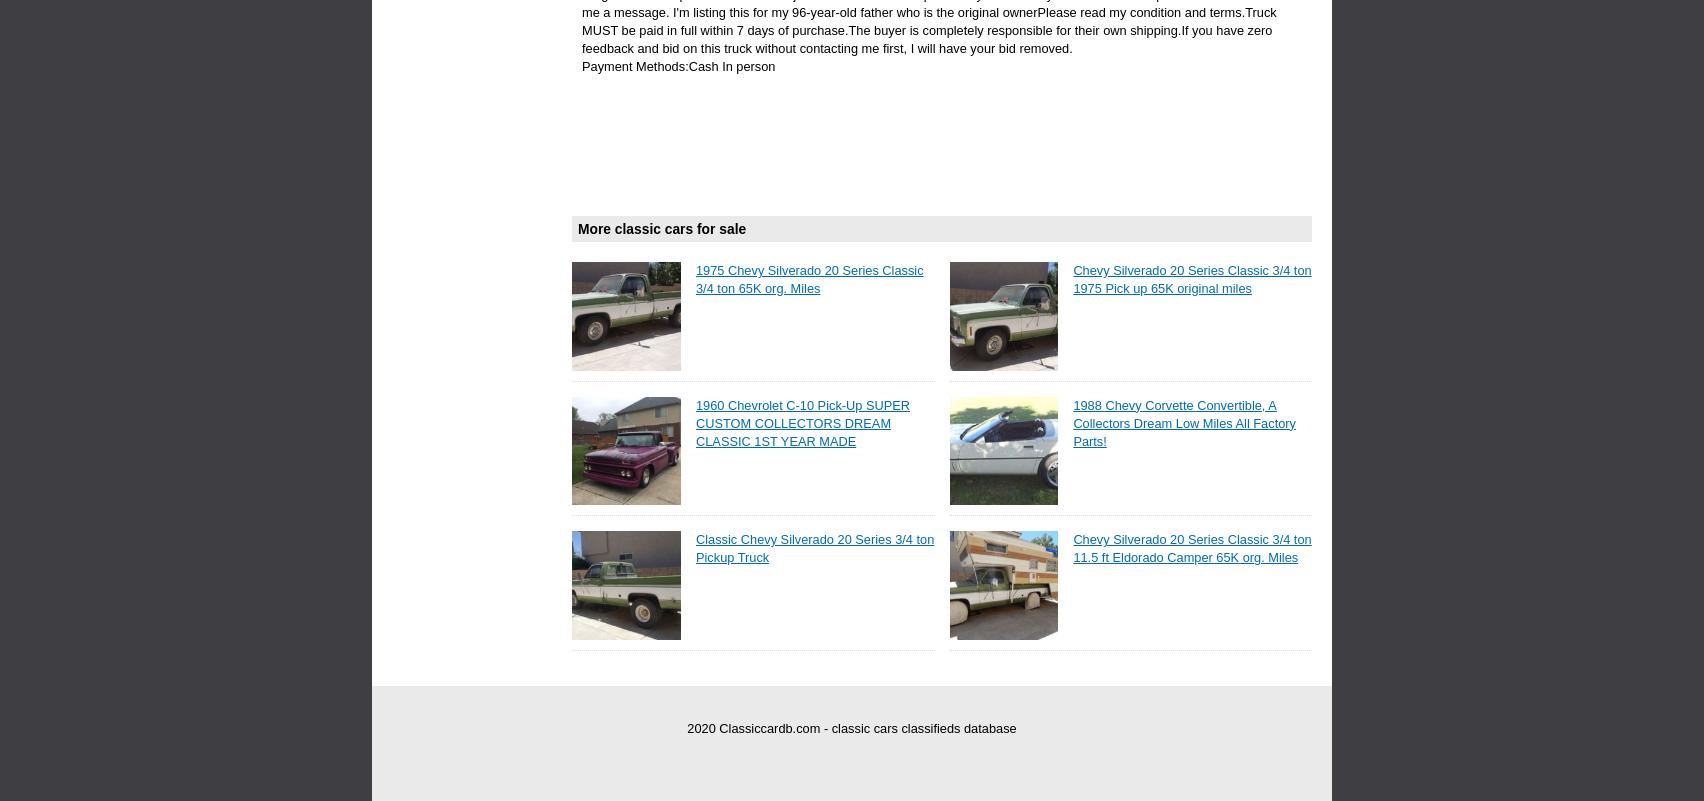  Describe the element at coordinates (661, 229) in the screenshot. I see `'More classic cars for sale'` at that location.